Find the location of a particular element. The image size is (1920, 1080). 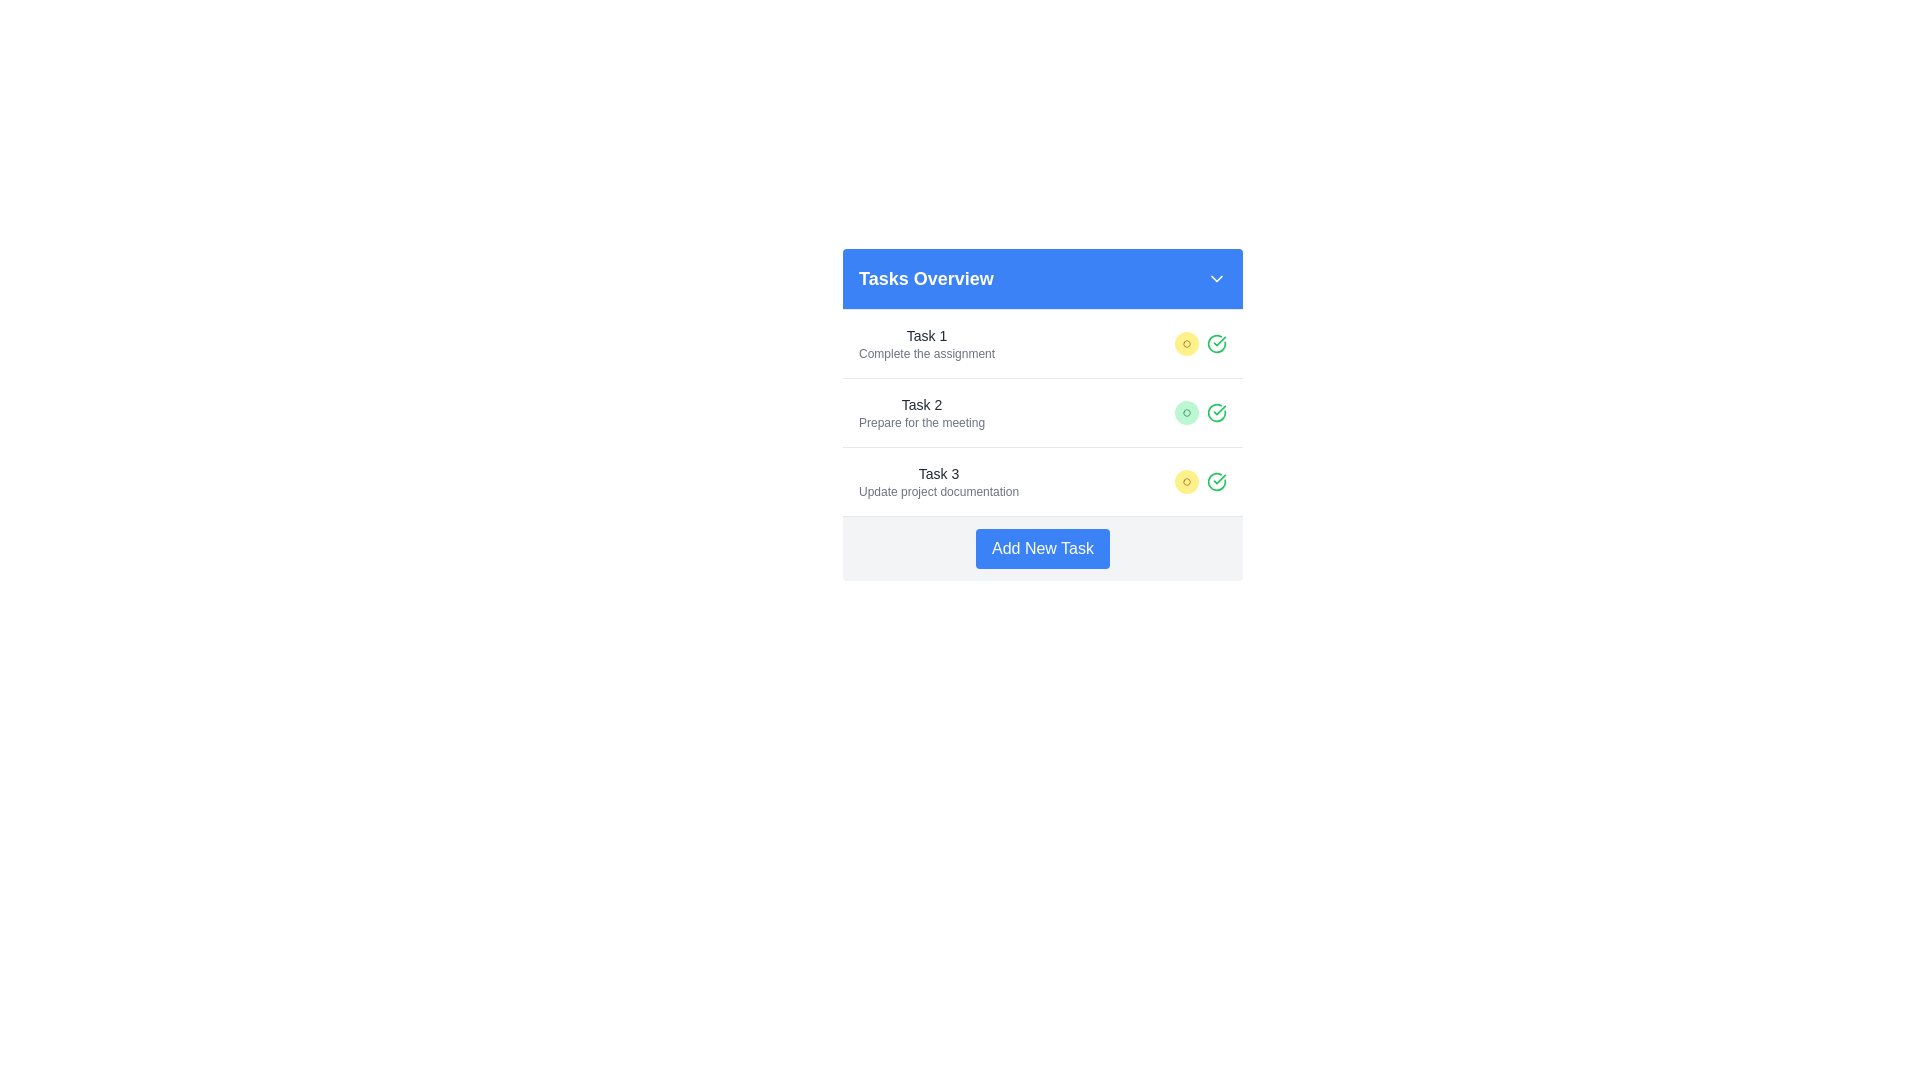

the 'Task 2' text label, which is styled with a medium-weight sans-serif font in dark gray is located at coordinates (920, 405).